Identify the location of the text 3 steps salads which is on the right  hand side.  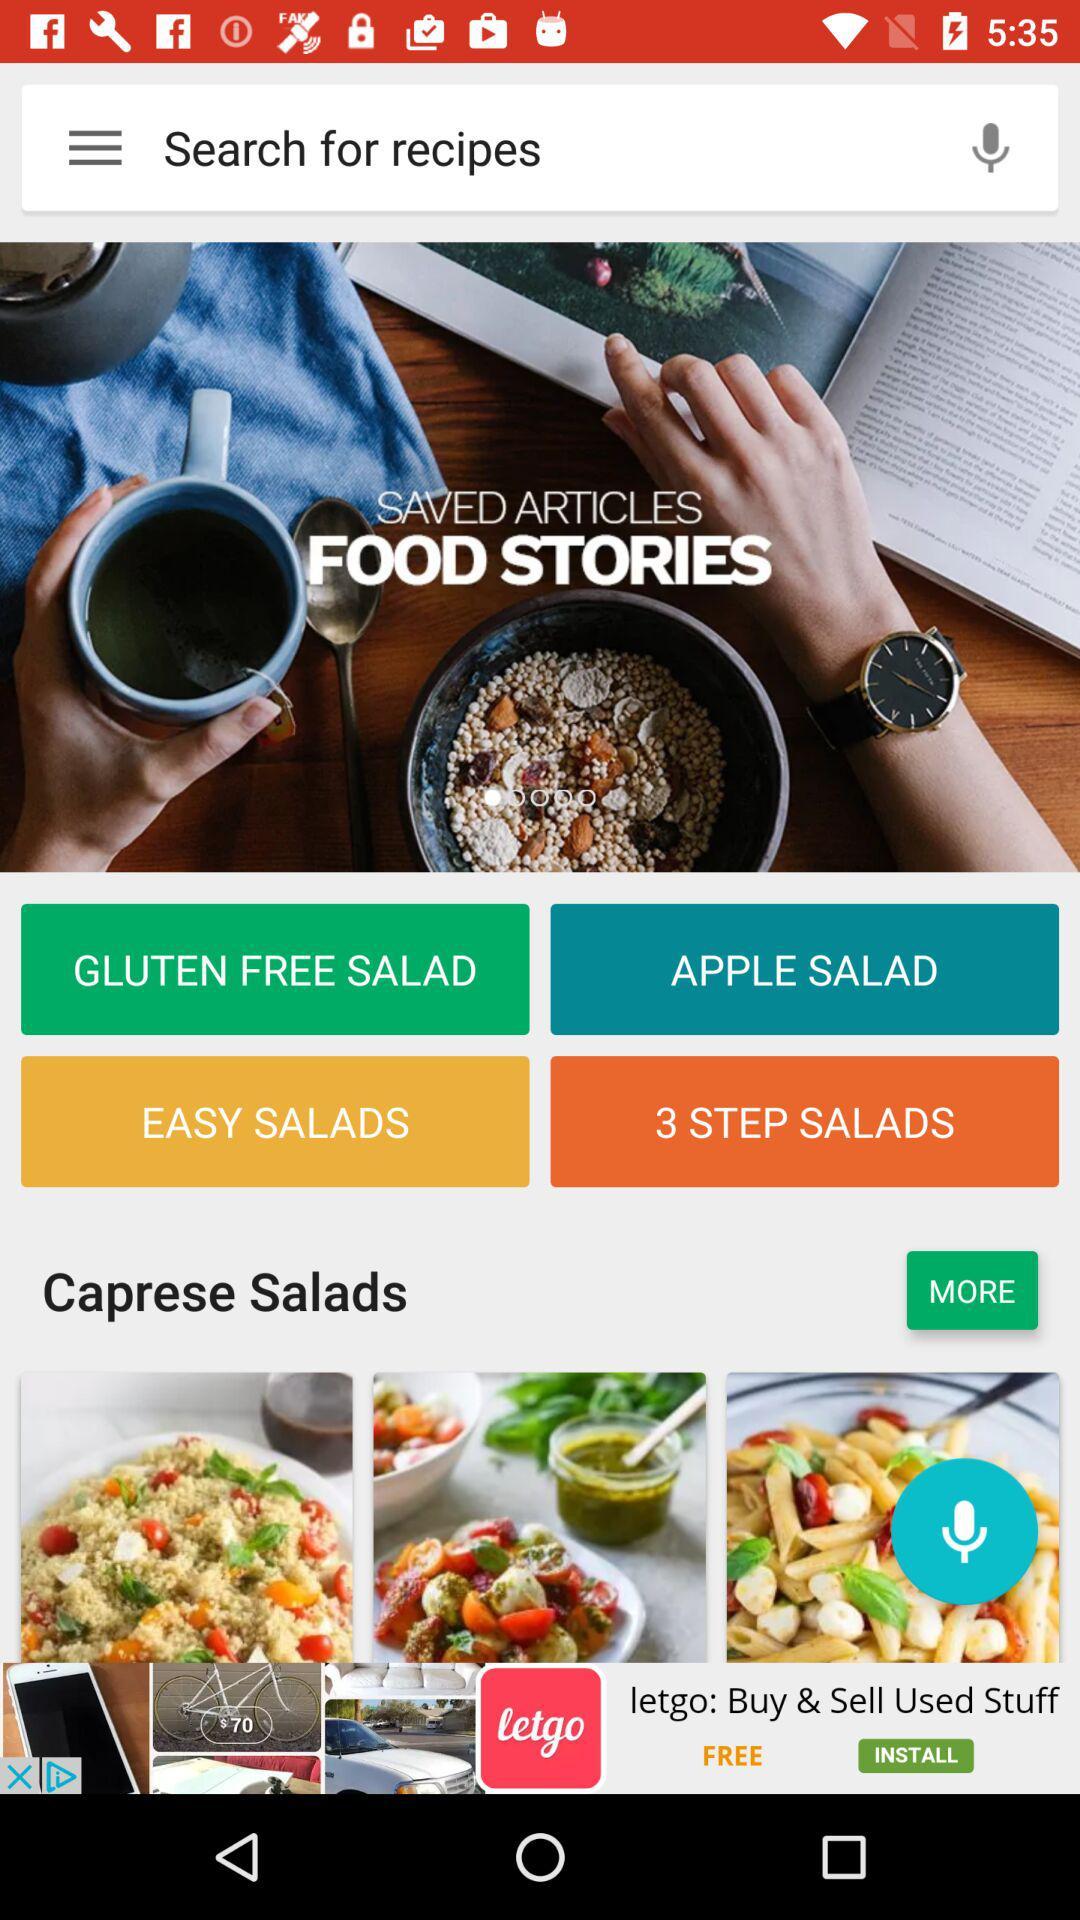
(804, 1121).